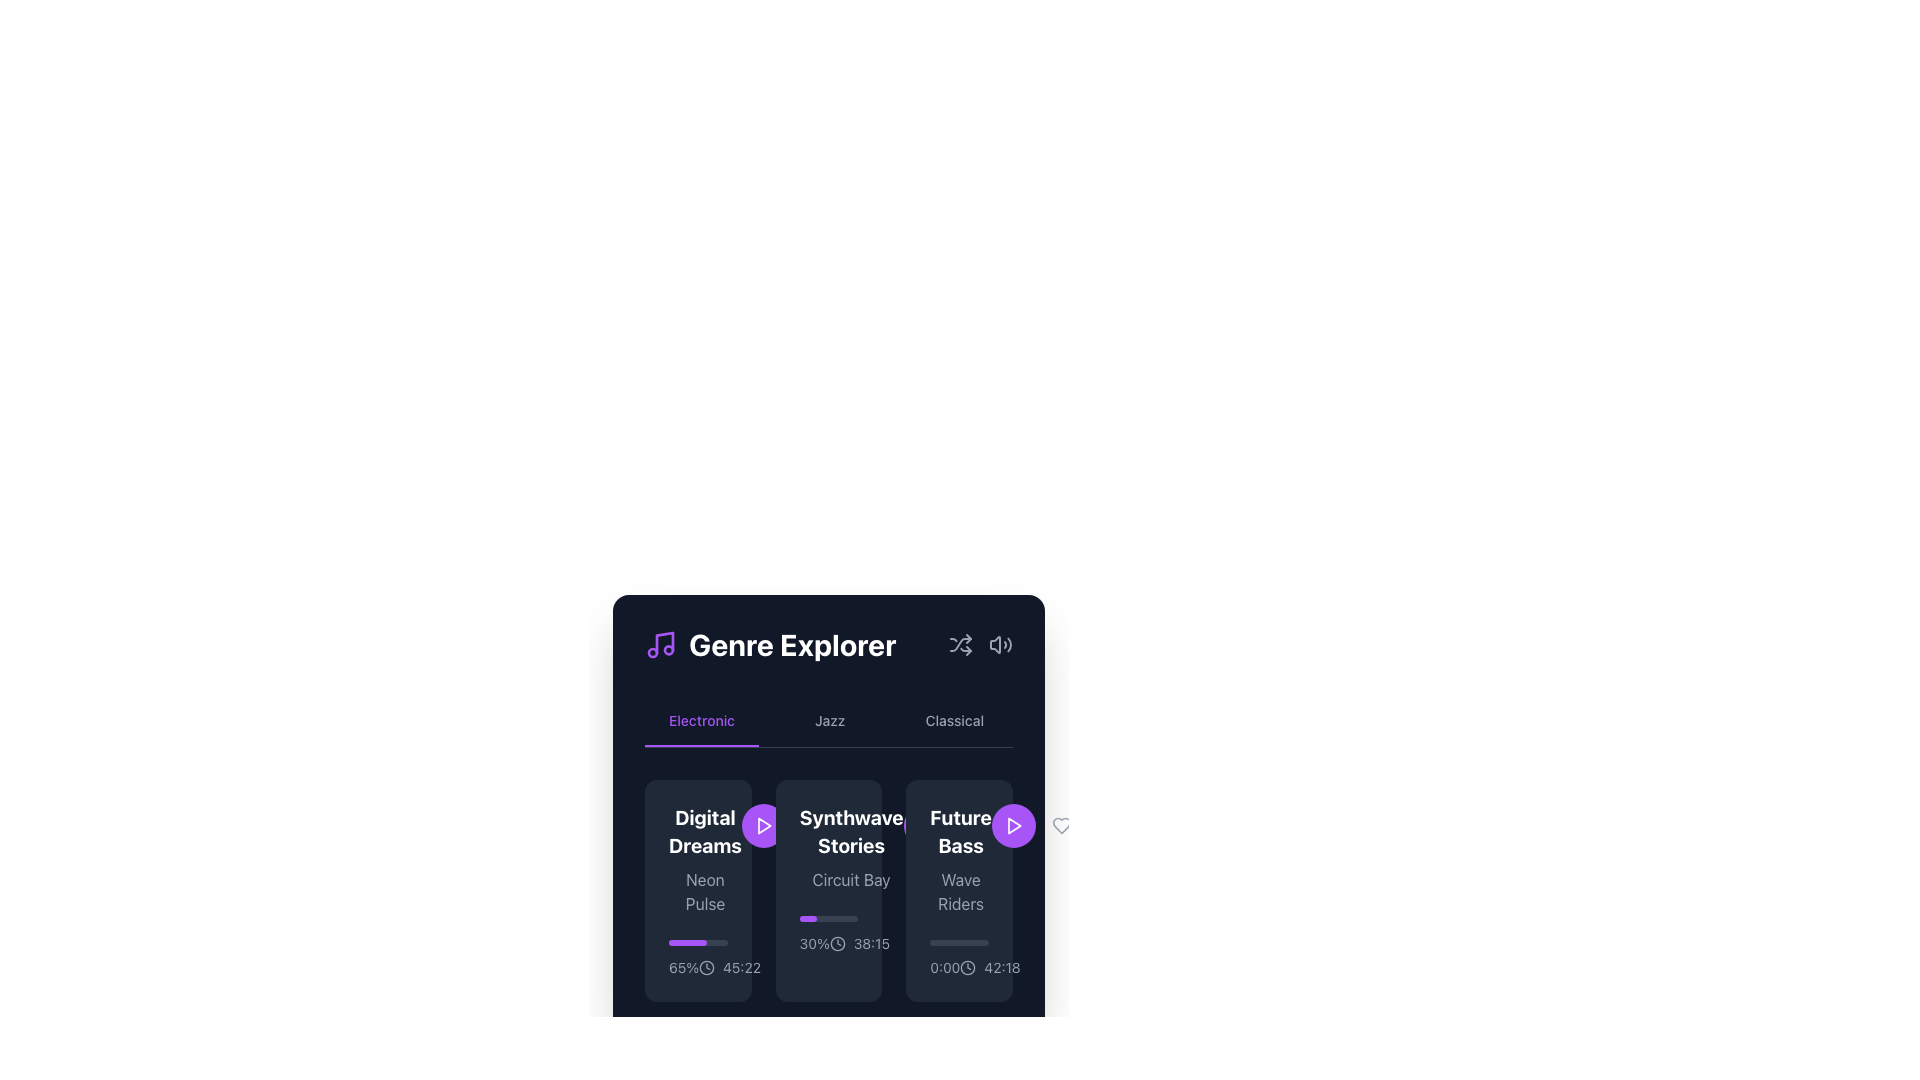  What do you see at coordinates (791, 644) in the screenshot?
I see `the text label or header indicating the thematic area related to exploring genres, located to the right of a purple music icon in the central upper section of the card-like interface` at bounding box center [791, 644].